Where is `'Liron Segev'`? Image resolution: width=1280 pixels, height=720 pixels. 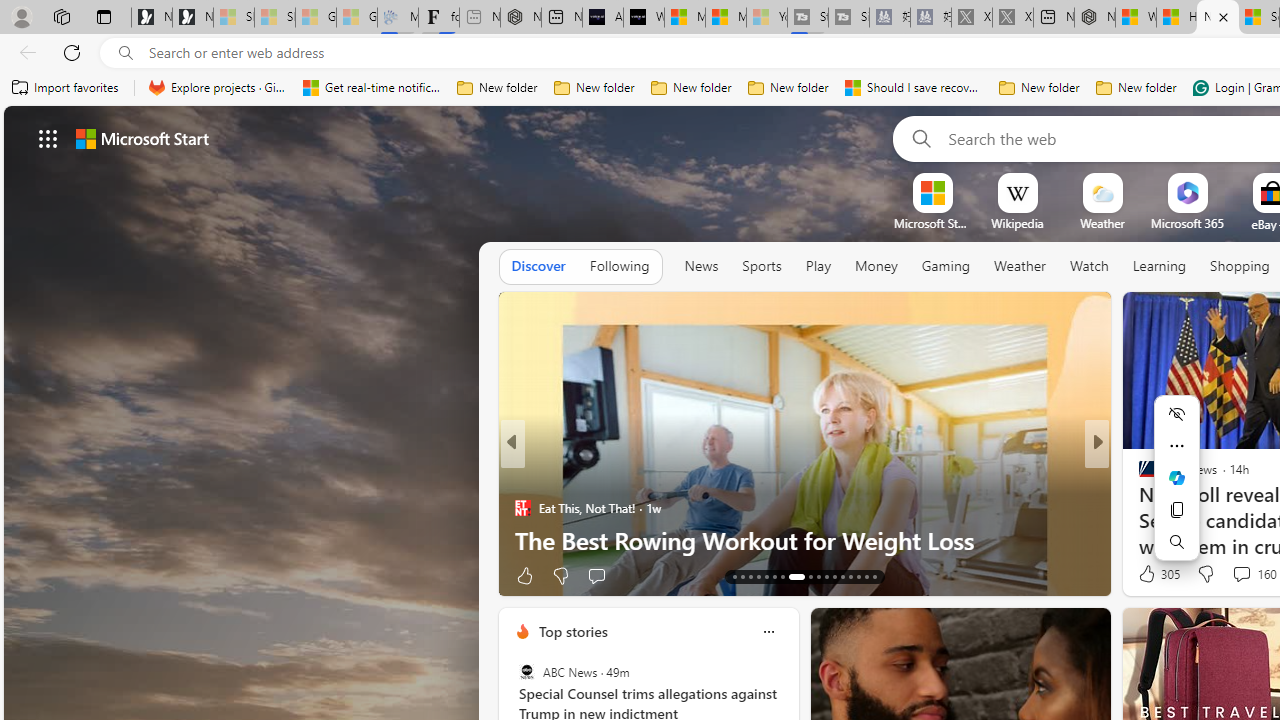 'Liron Segev' is located at coordinates (1138, 506).